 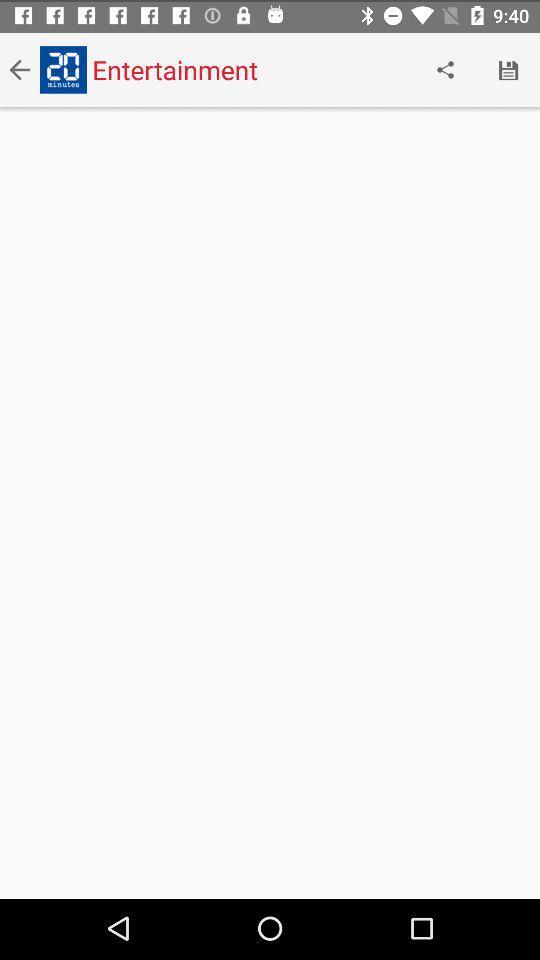 I want to click on the icon to the right of entertainment, so click(x=445, y=68).